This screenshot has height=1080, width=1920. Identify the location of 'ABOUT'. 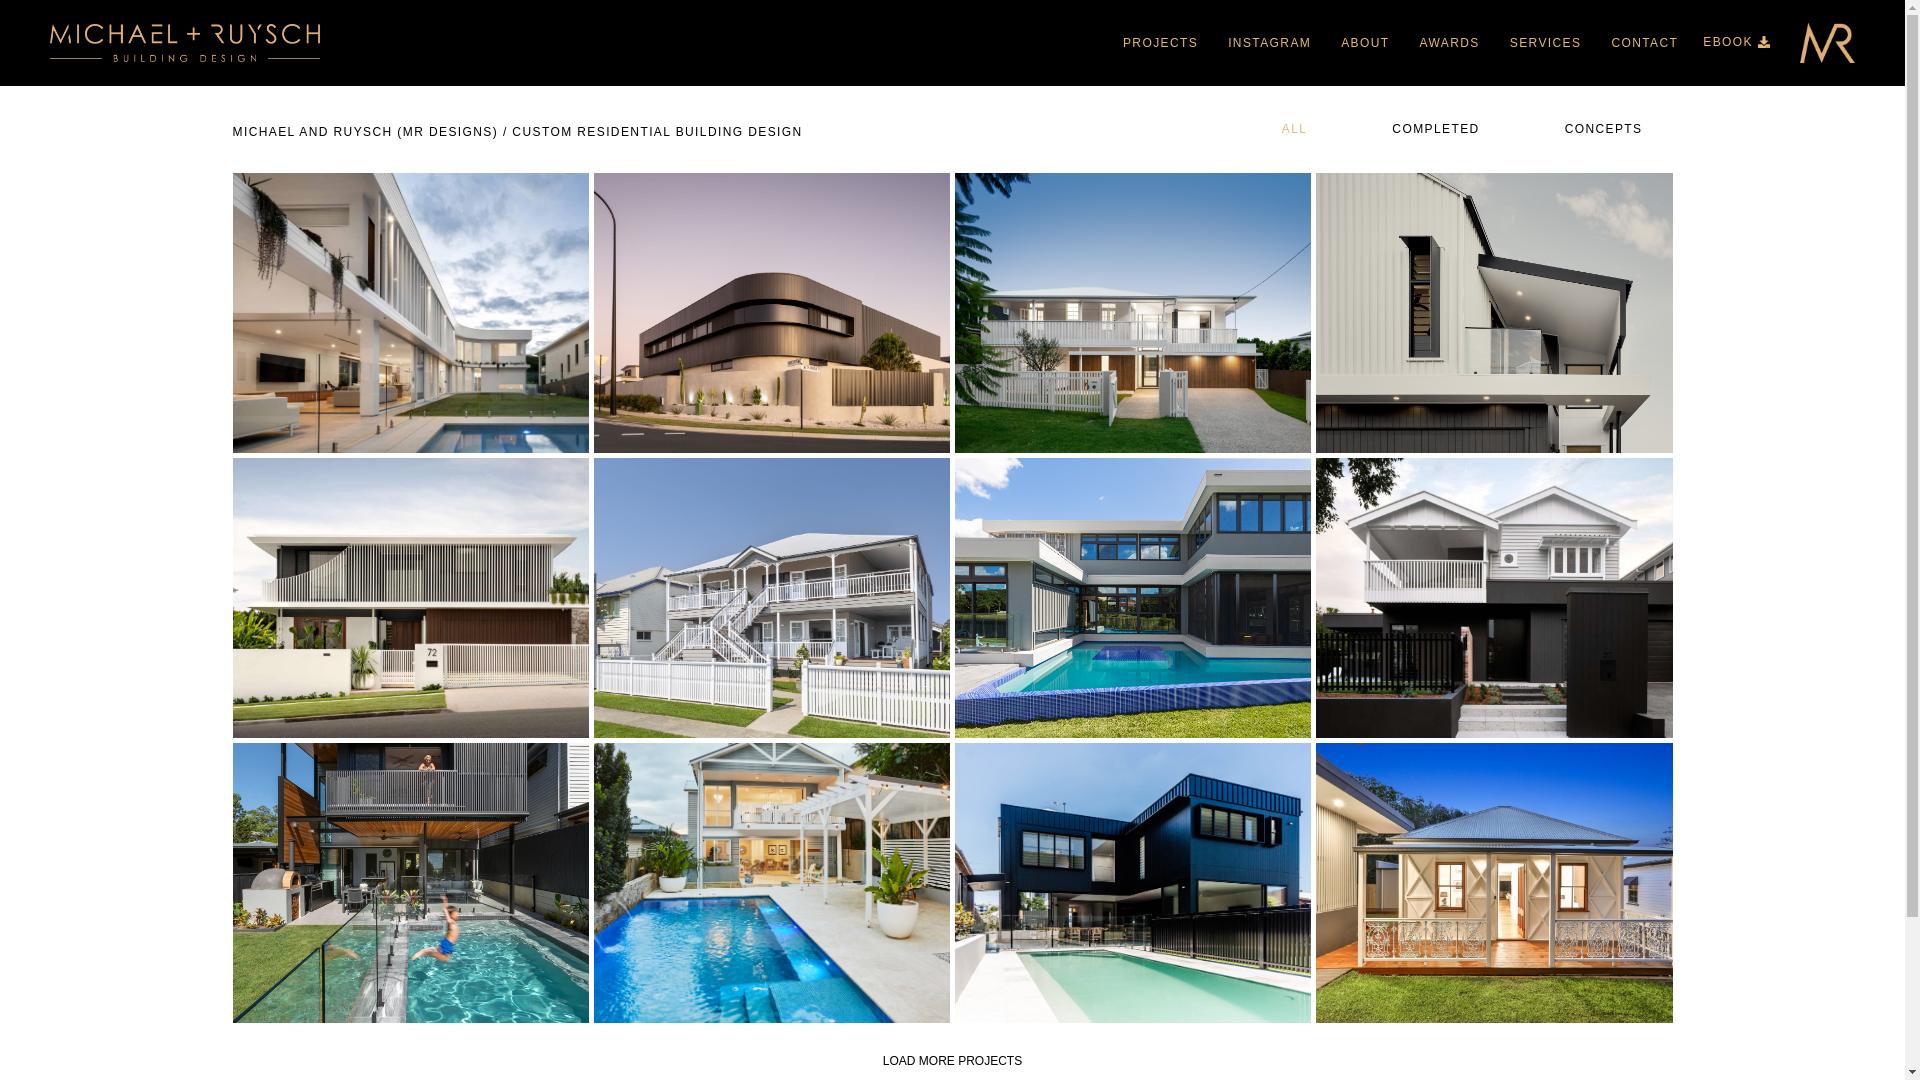
(1363, 42).